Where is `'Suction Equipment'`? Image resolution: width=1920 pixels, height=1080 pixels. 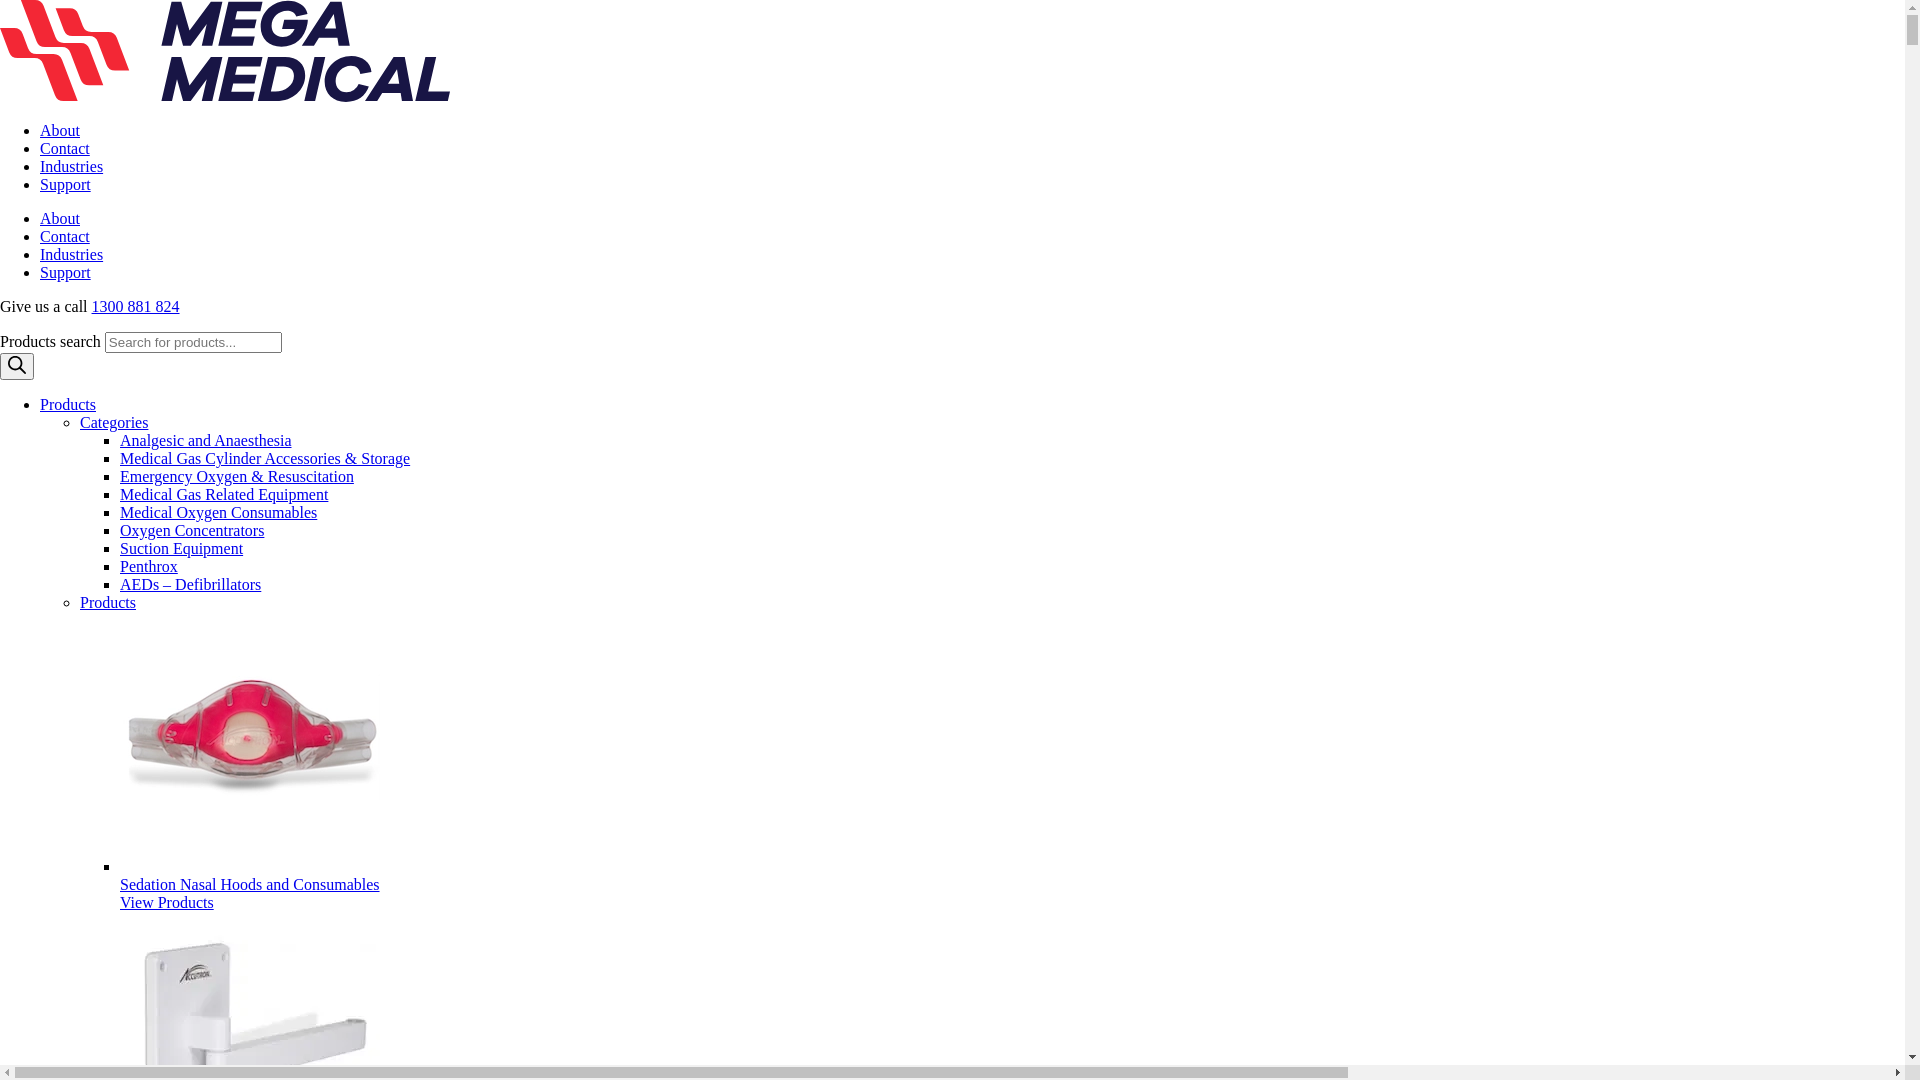
'Suction Equipment' is located at coordinates (181, 548).